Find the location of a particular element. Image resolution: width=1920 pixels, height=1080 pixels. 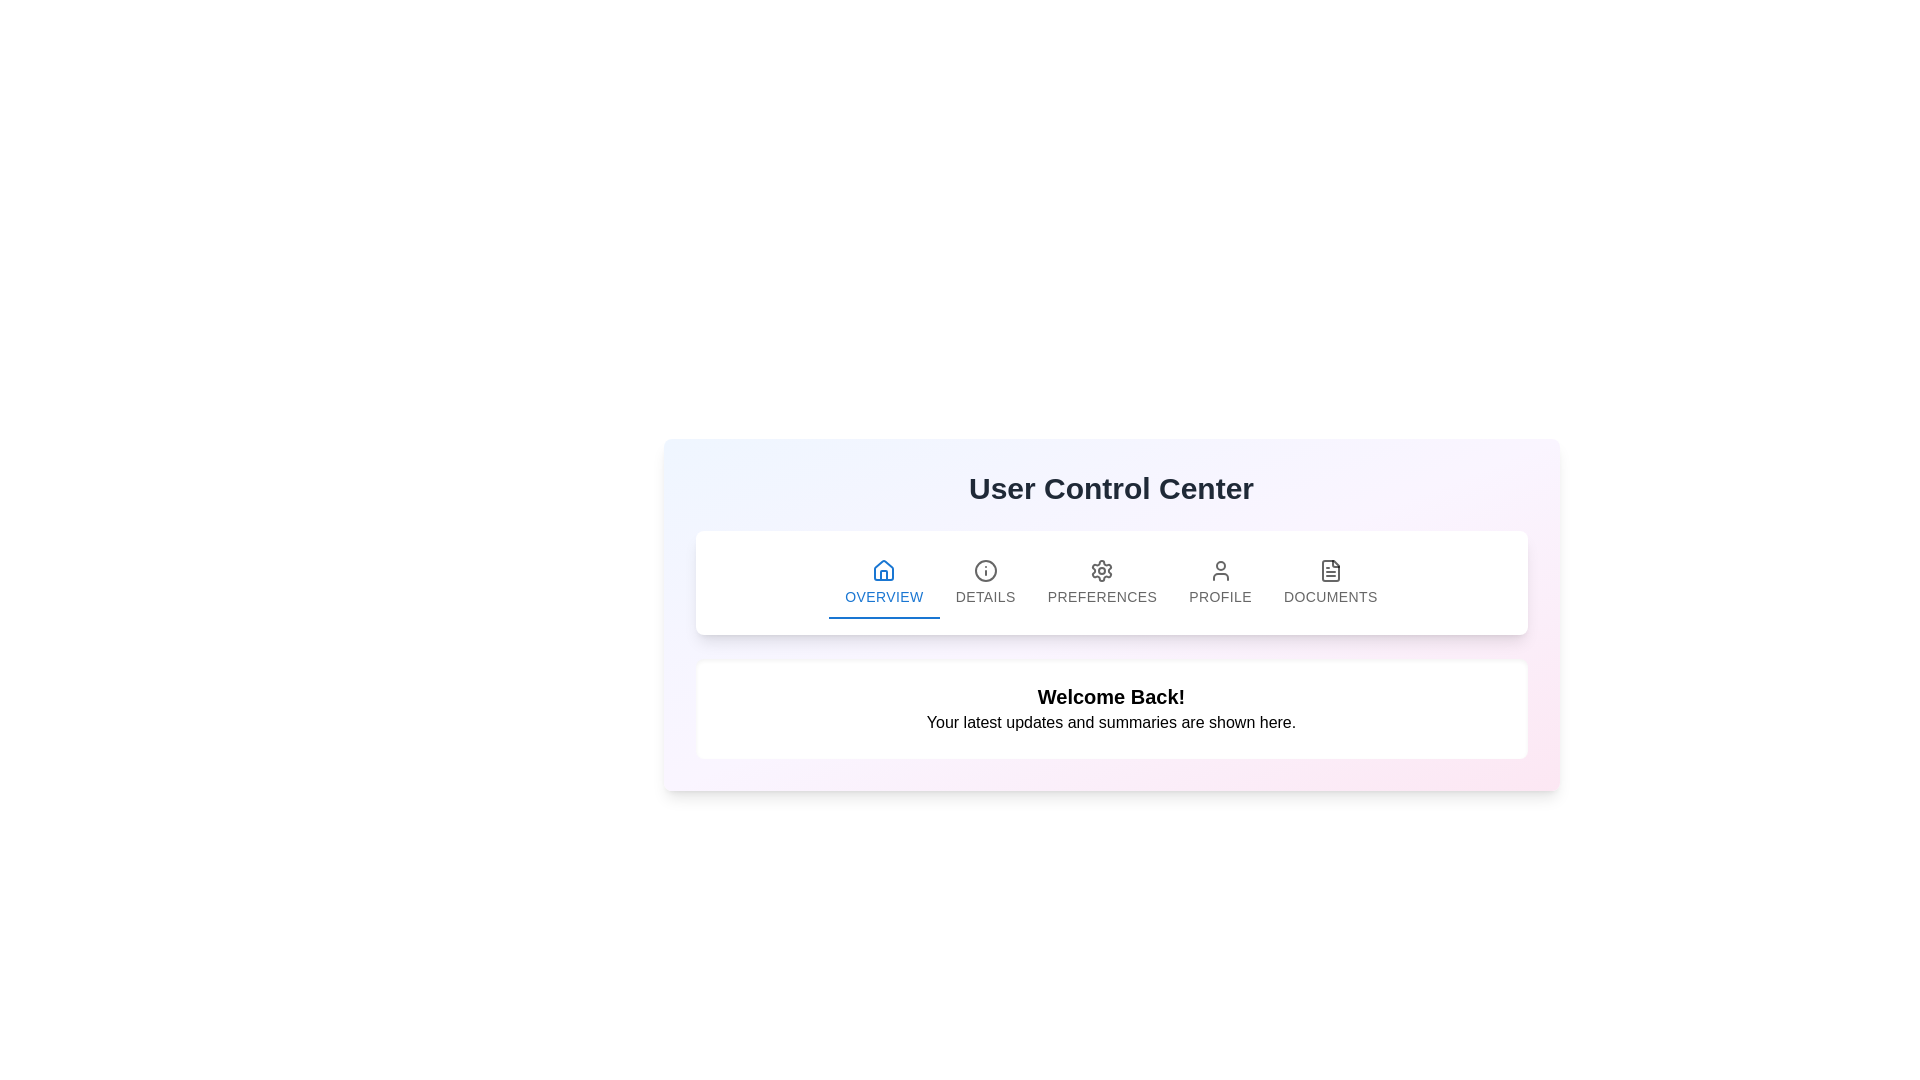

the fourth tab button in the navigation bar that leads to the profile section is located at coordinates (1219, 582).